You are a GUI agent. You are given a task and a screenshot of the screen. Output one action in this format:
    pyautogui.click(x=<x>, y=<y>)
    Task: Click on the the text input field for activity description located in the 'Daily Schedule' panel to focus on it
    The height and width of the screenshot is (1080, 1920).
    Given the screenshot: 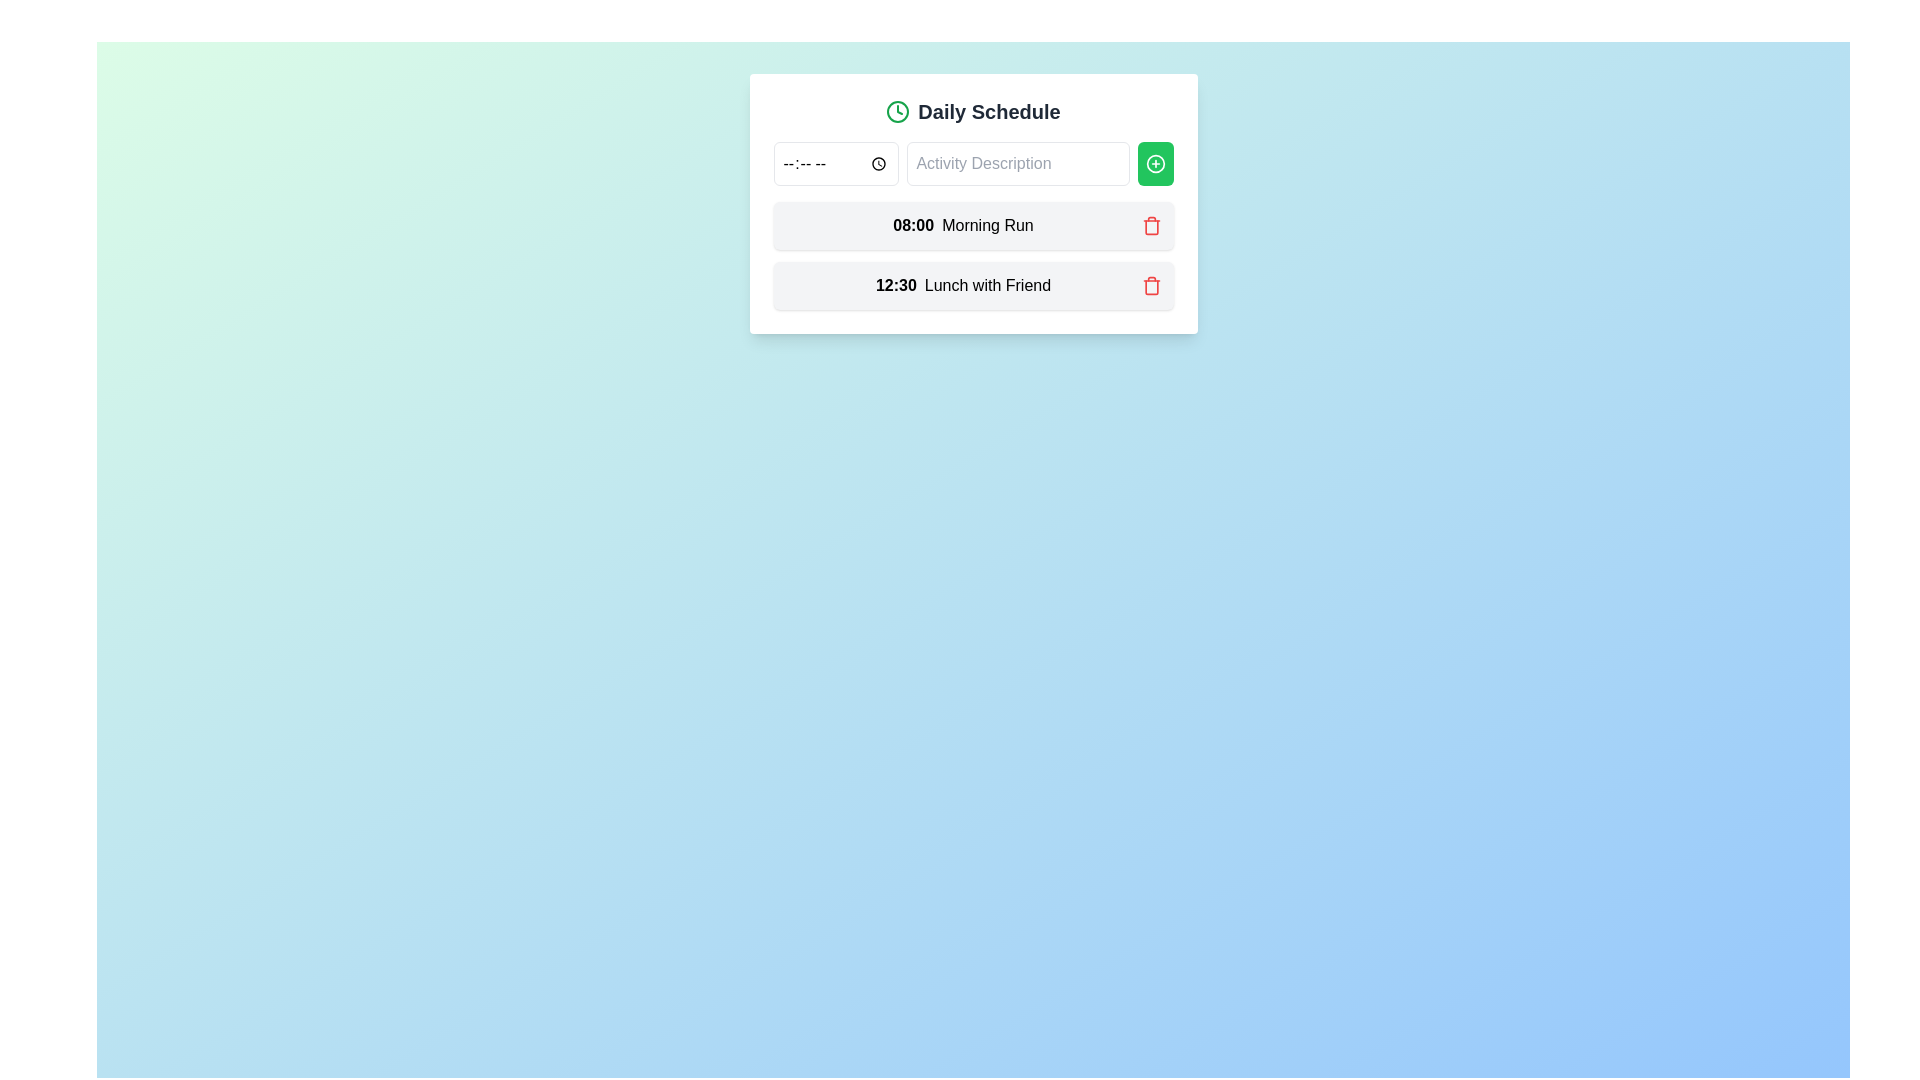 What is the action you would take?
    pyautogui.click(x=1018, y=163)
    